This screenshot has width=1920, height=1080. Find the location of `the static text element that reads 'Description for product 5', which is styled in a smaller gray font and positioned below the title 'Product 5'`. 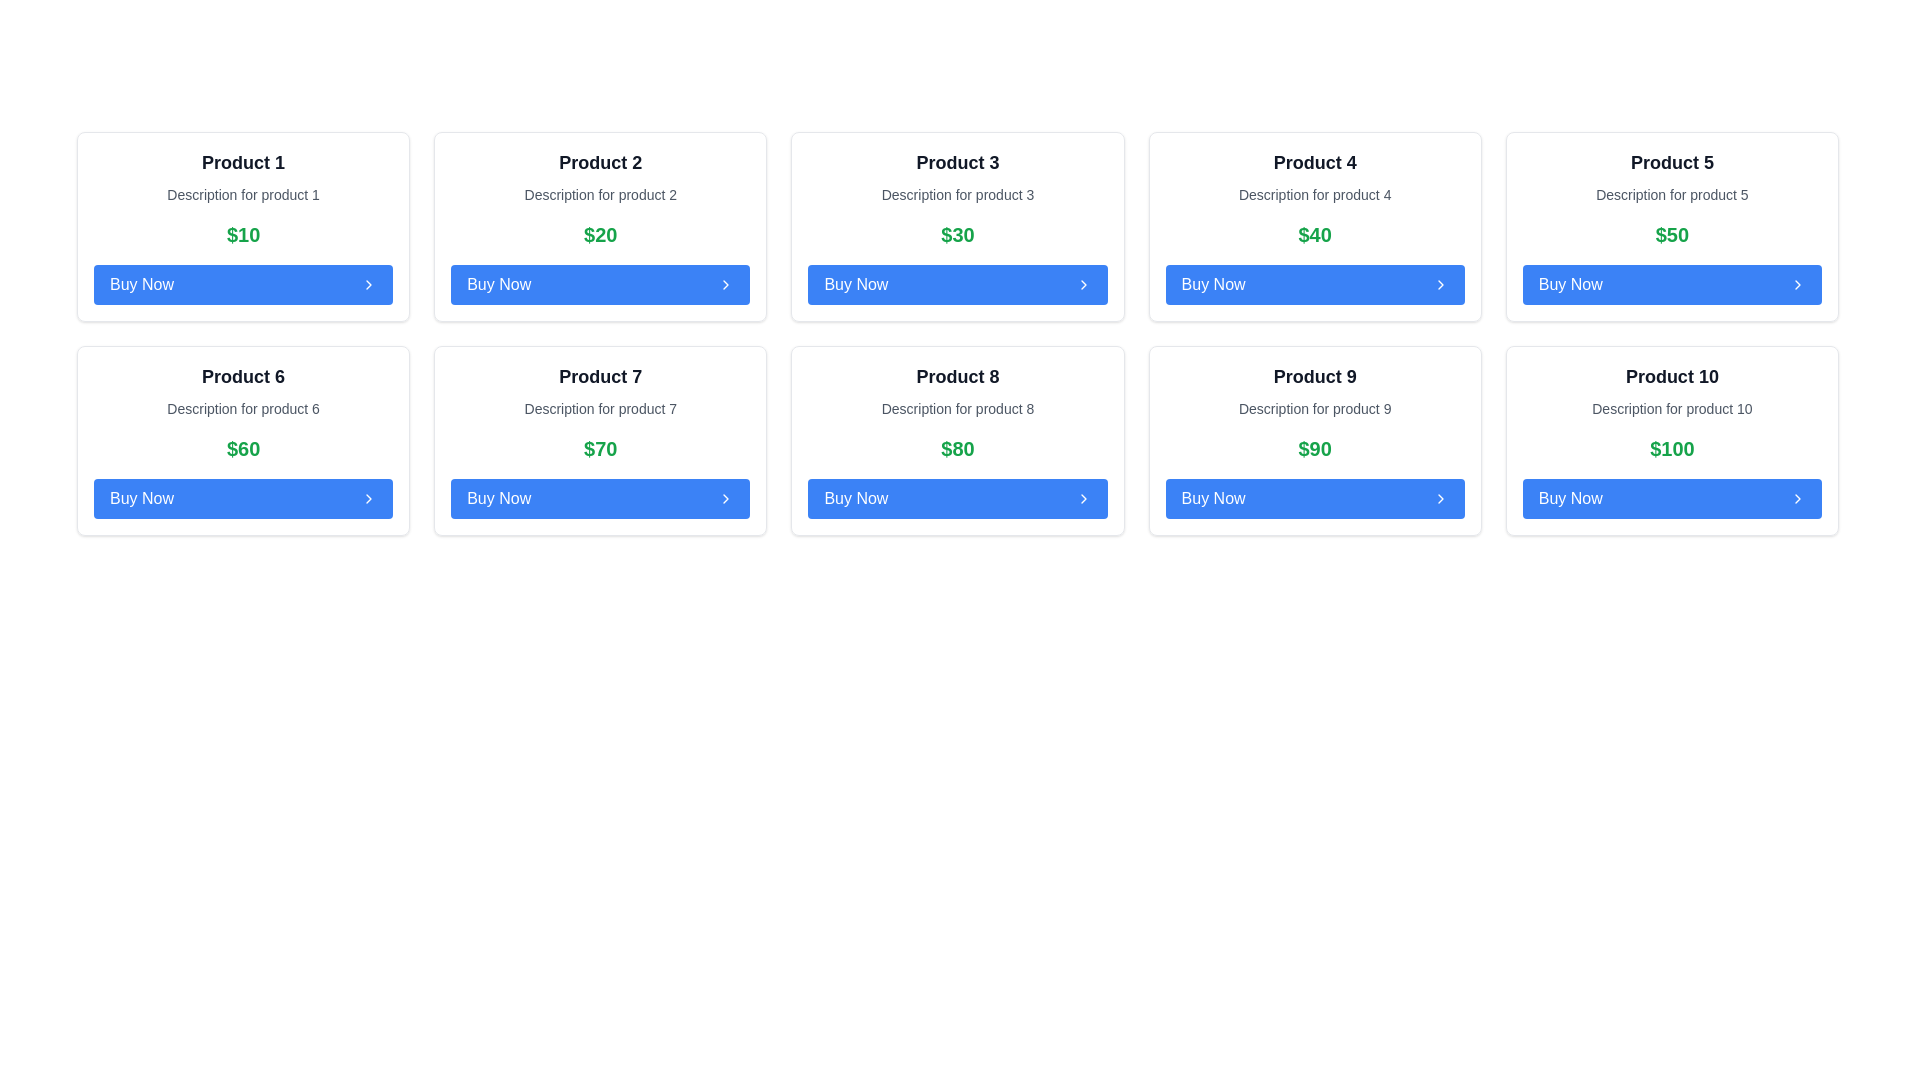

the static text element that reads 'Description for product 5', which is styled in a smaller gray font and positioned below the title 'Product 5' is located at coordinates (1672, 195).